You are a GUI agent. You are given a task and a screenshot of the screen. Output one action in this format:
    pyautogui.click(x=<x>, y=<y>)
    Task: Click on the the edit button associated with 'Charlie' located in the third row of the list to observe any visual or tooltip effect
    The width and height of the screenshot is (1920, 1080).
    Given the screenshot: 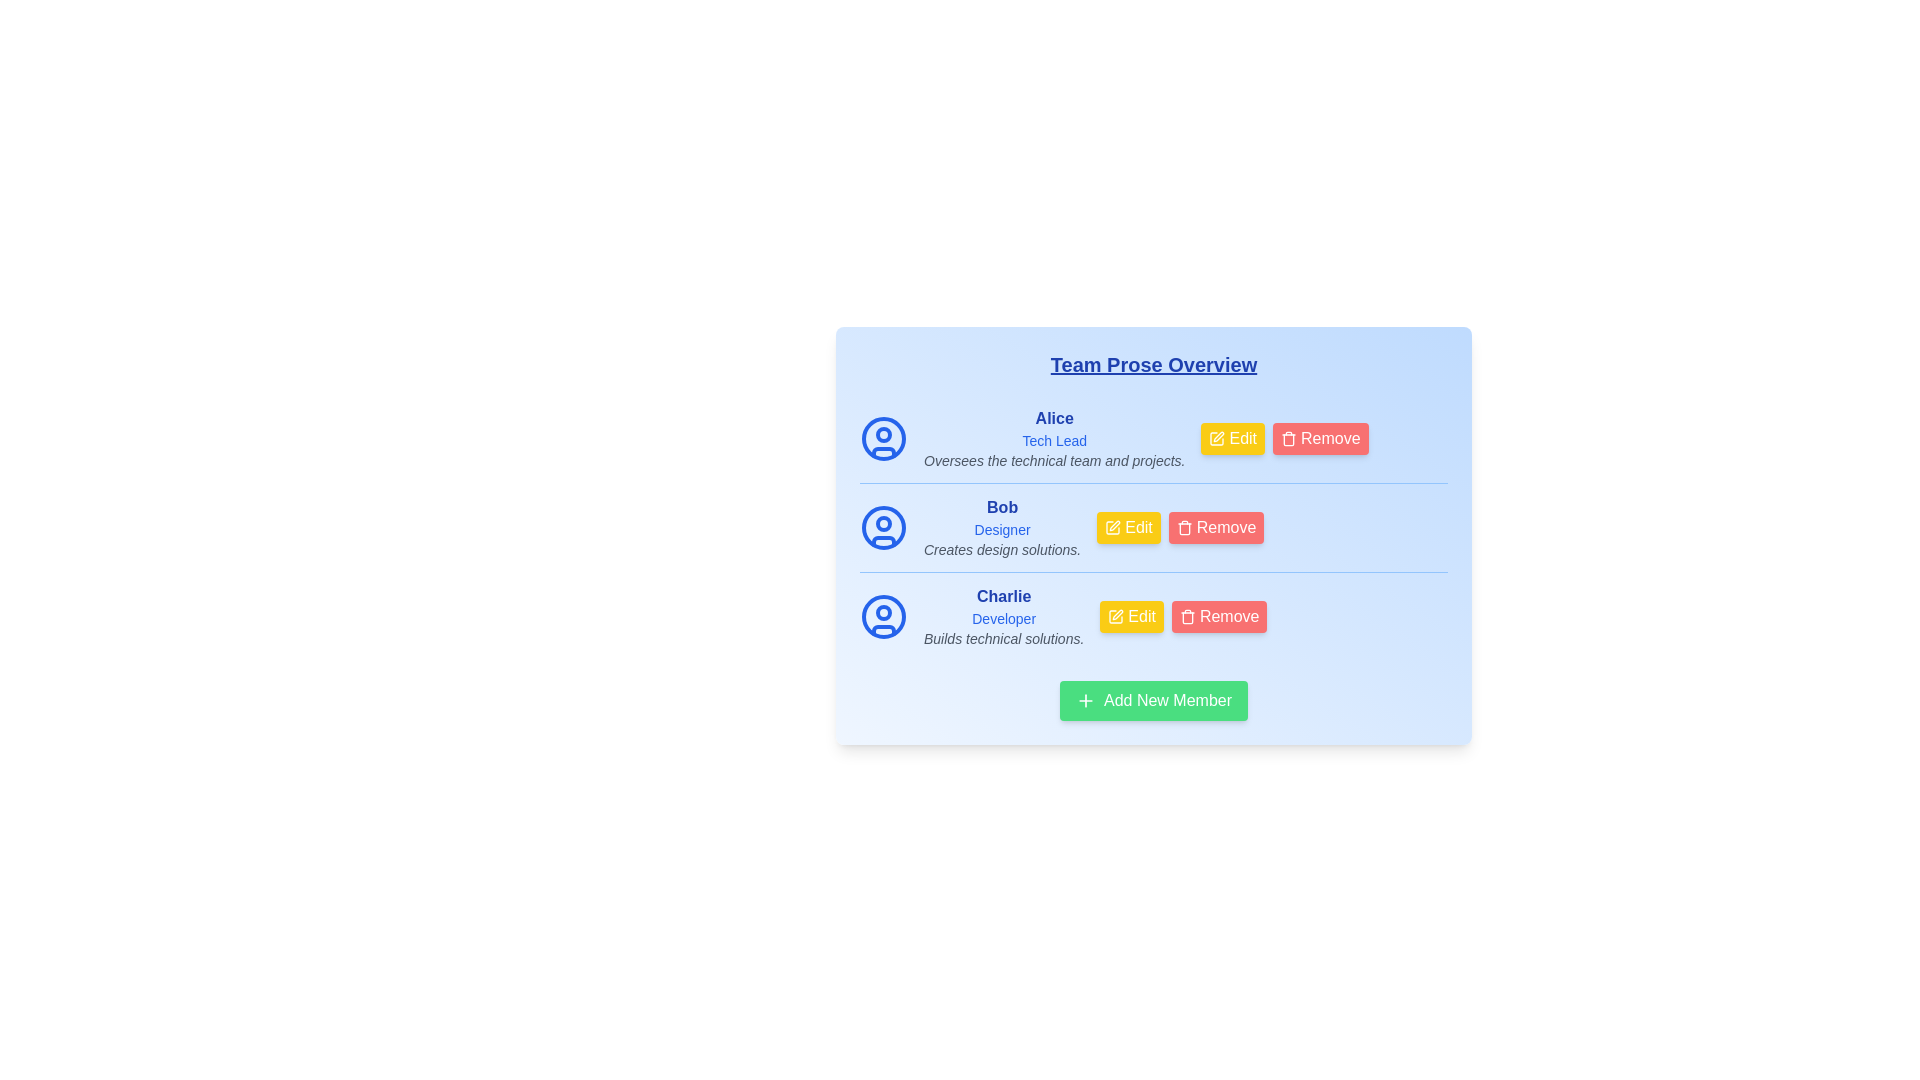 What is the action you would take?
    pyautogui.click(x=1153, y=616)
    